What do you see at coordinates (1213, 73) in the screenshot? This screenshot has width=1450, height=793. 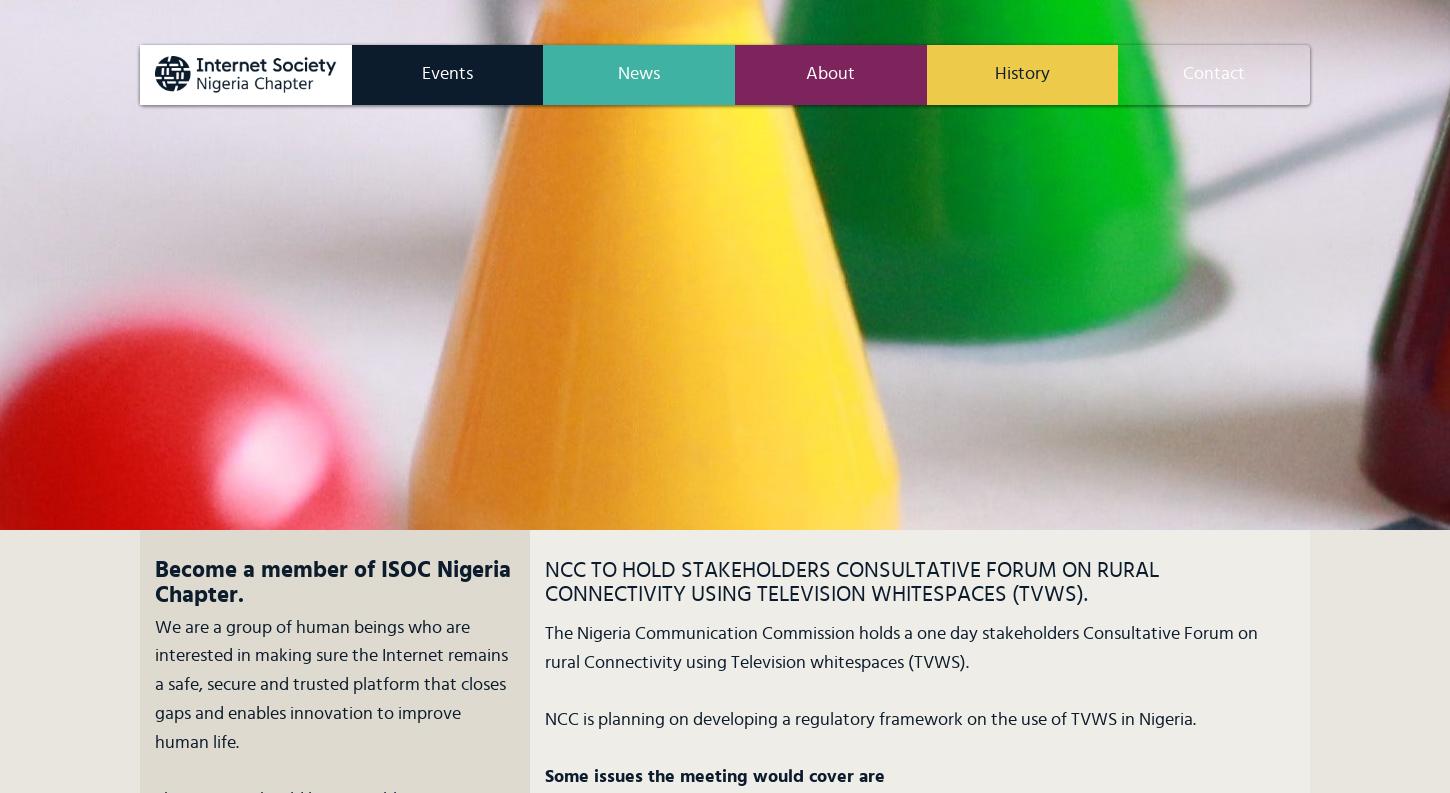 I see `'Contact'` at bounding box center [1213, 73].